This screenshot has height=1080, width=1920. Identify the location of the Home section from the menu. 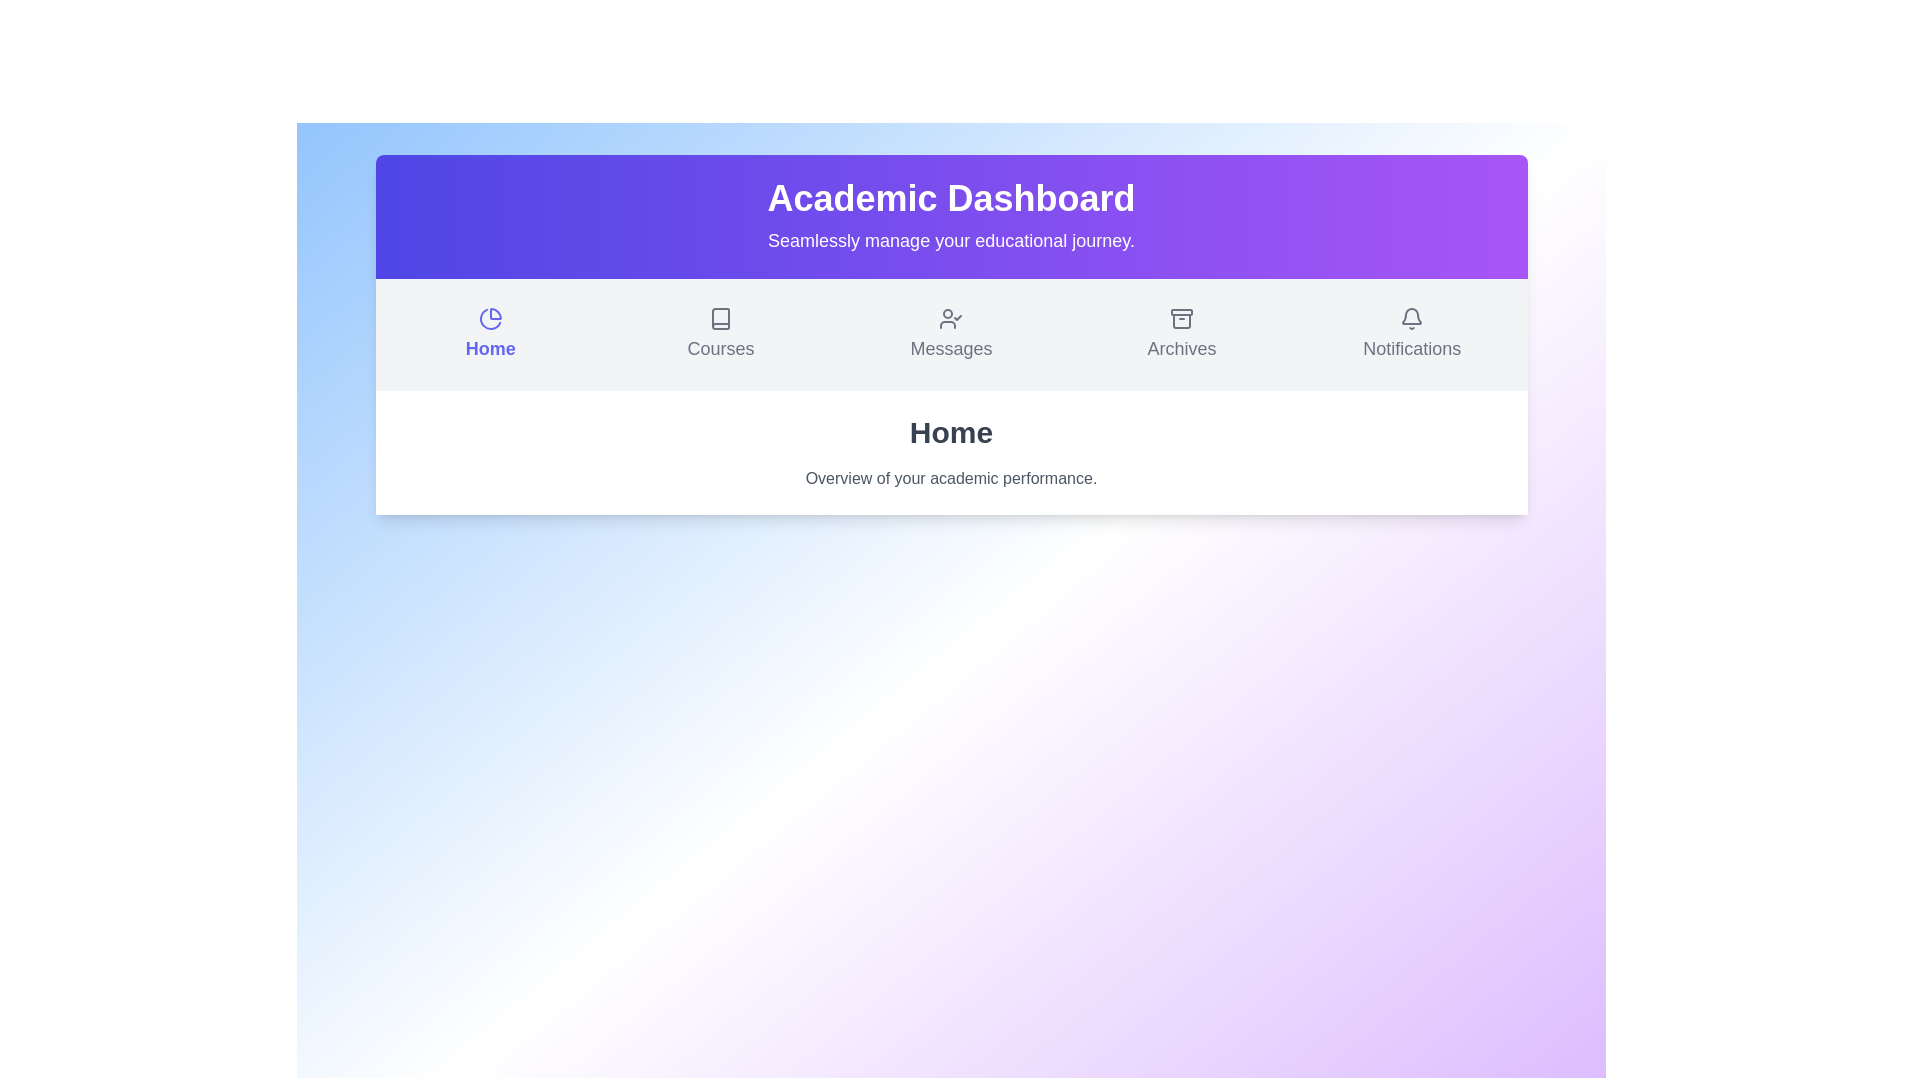
(490, 334).